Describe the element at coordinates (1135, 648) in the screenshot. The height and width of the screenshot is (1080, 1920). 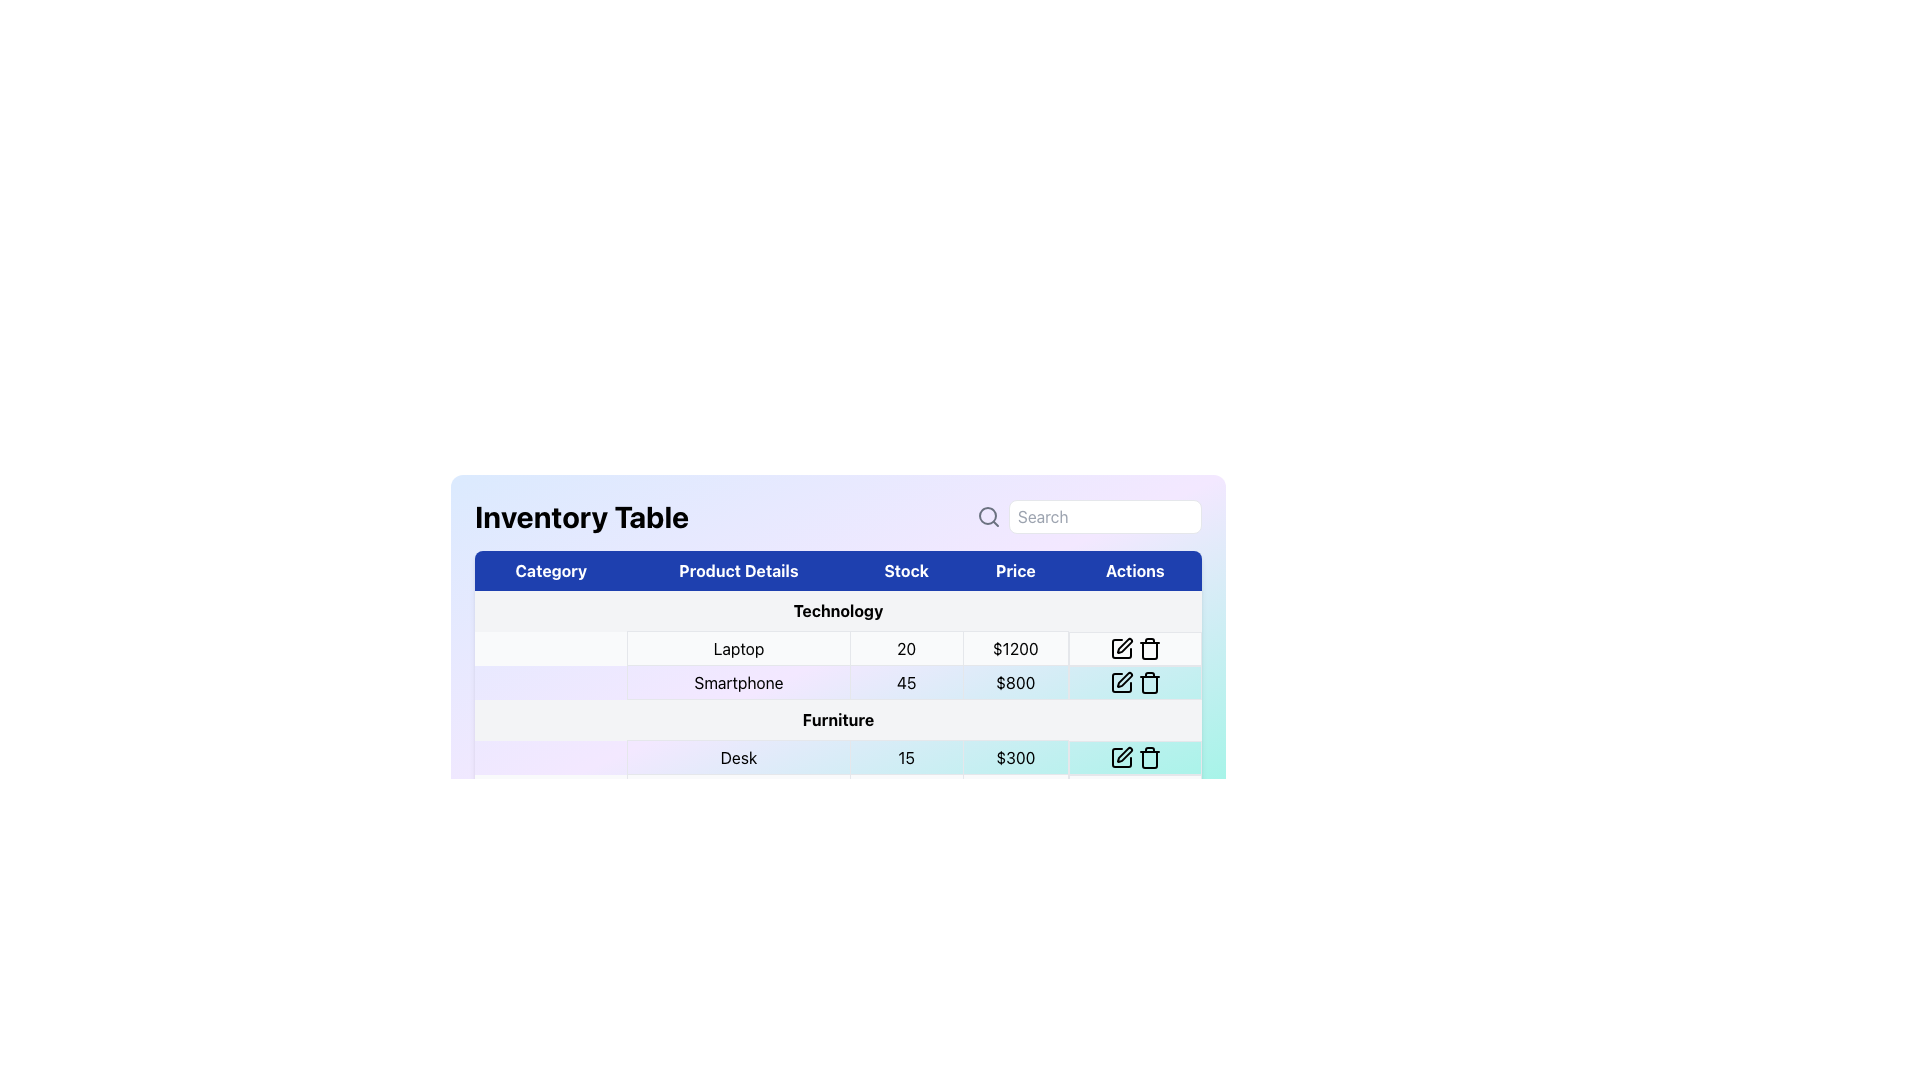
I see `the pencil icon in the Actions column` at that location.